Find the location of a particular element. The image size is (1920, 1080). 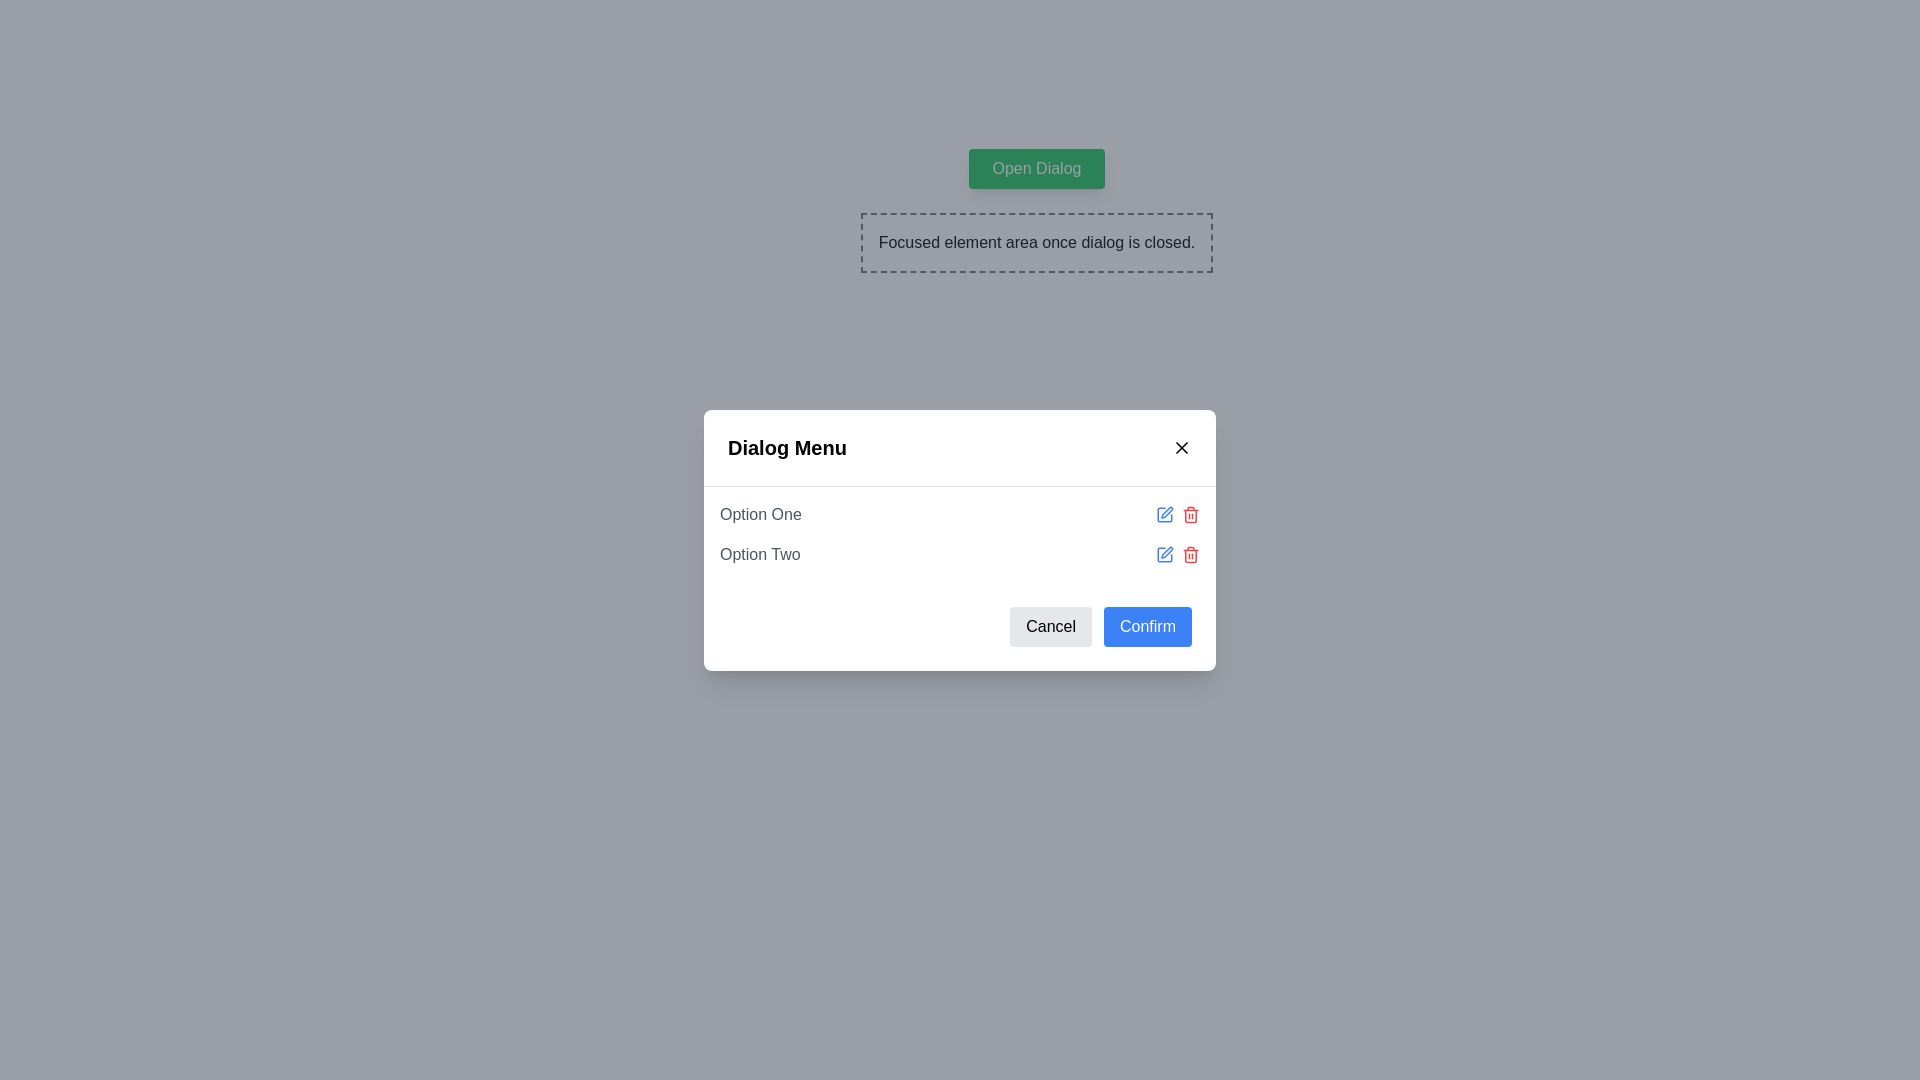

the red trash icon button located to the right of 'Option Two' in the dialog menu for additional interactions is located at coordinates (1190, 554).